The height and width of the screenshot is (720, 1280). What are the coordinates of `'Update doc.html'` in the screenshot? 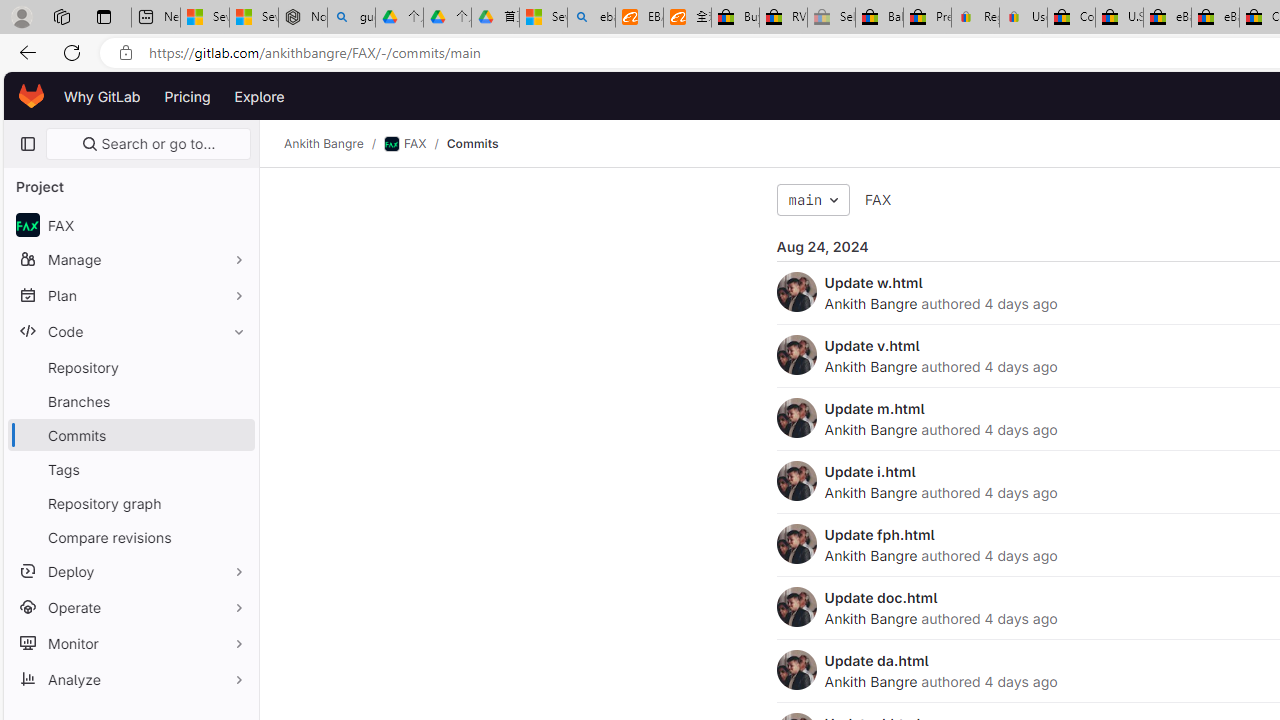 It's located at (880, 596).